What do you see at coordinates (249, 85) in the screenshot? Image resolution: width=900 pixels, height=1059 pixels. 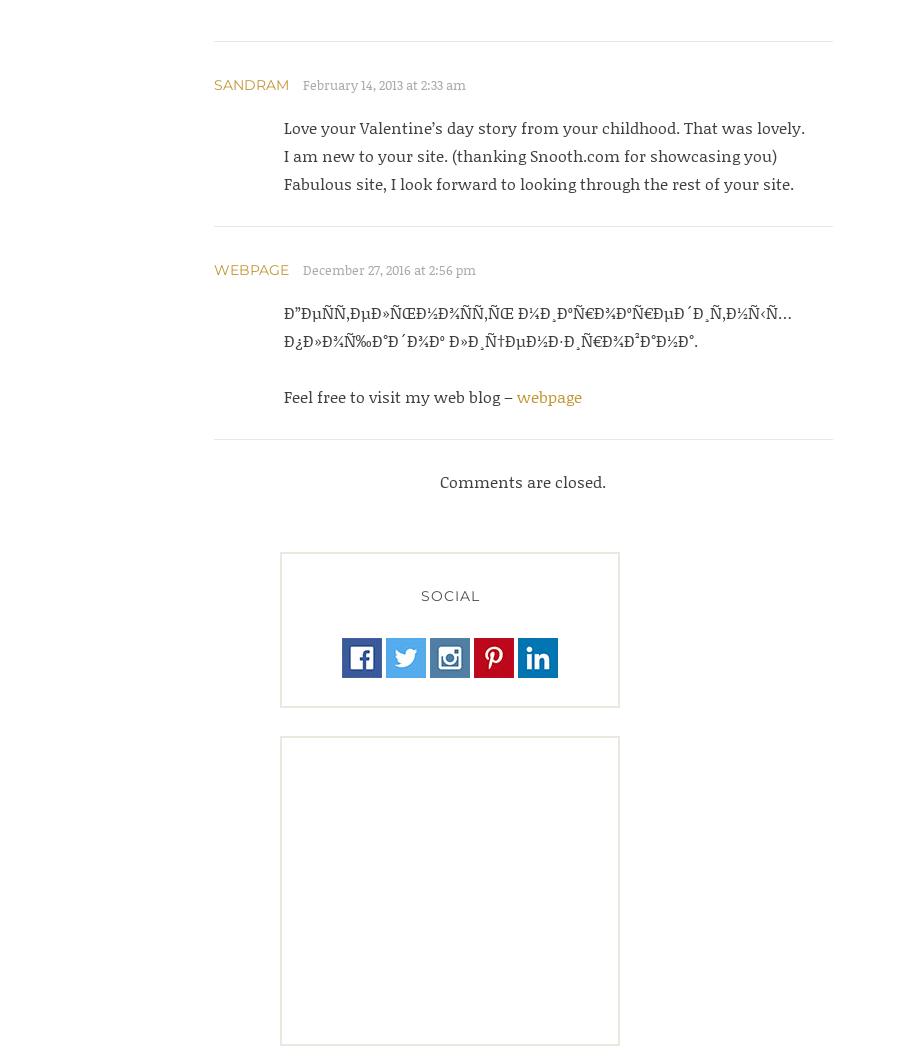 I see `'SandraM'` at bounding box center [249, 85].